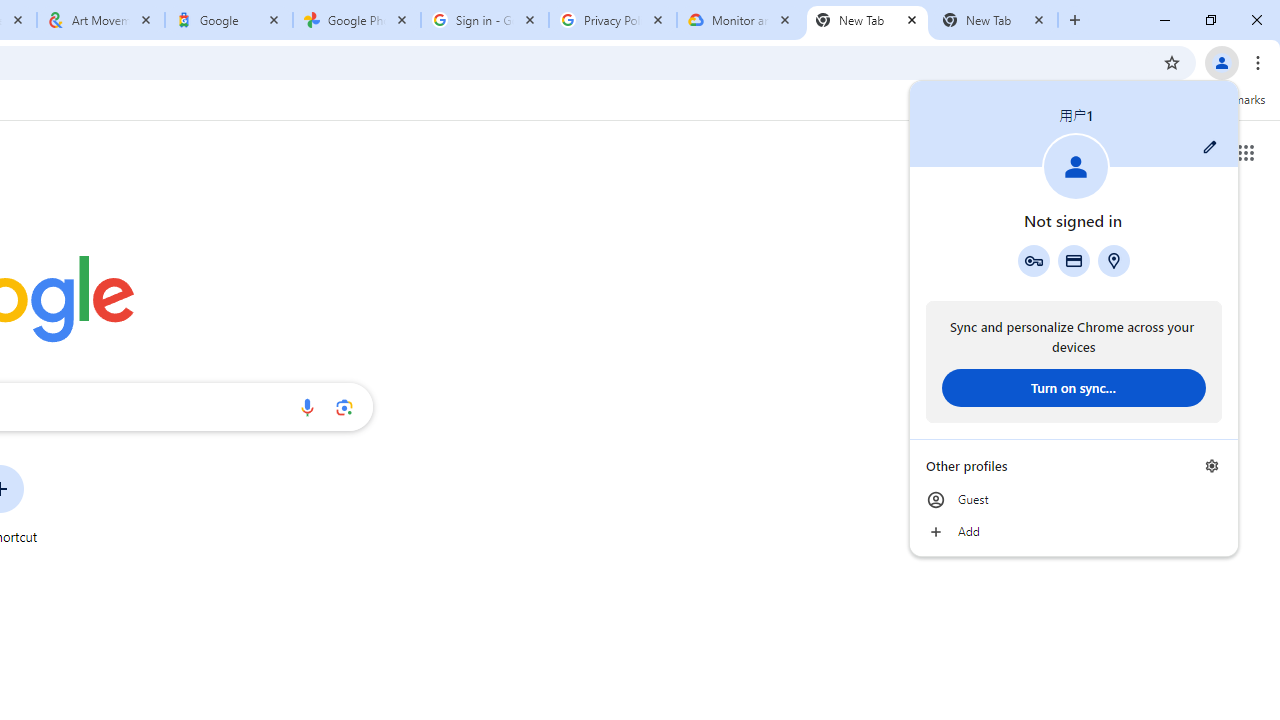 Image resolution: width=1280 pixels, height=720 pixels. What do you see at coordinates (1073, 260) in the screenshot?
I see `'Payment methods'` at bounding box center [1073, 260].